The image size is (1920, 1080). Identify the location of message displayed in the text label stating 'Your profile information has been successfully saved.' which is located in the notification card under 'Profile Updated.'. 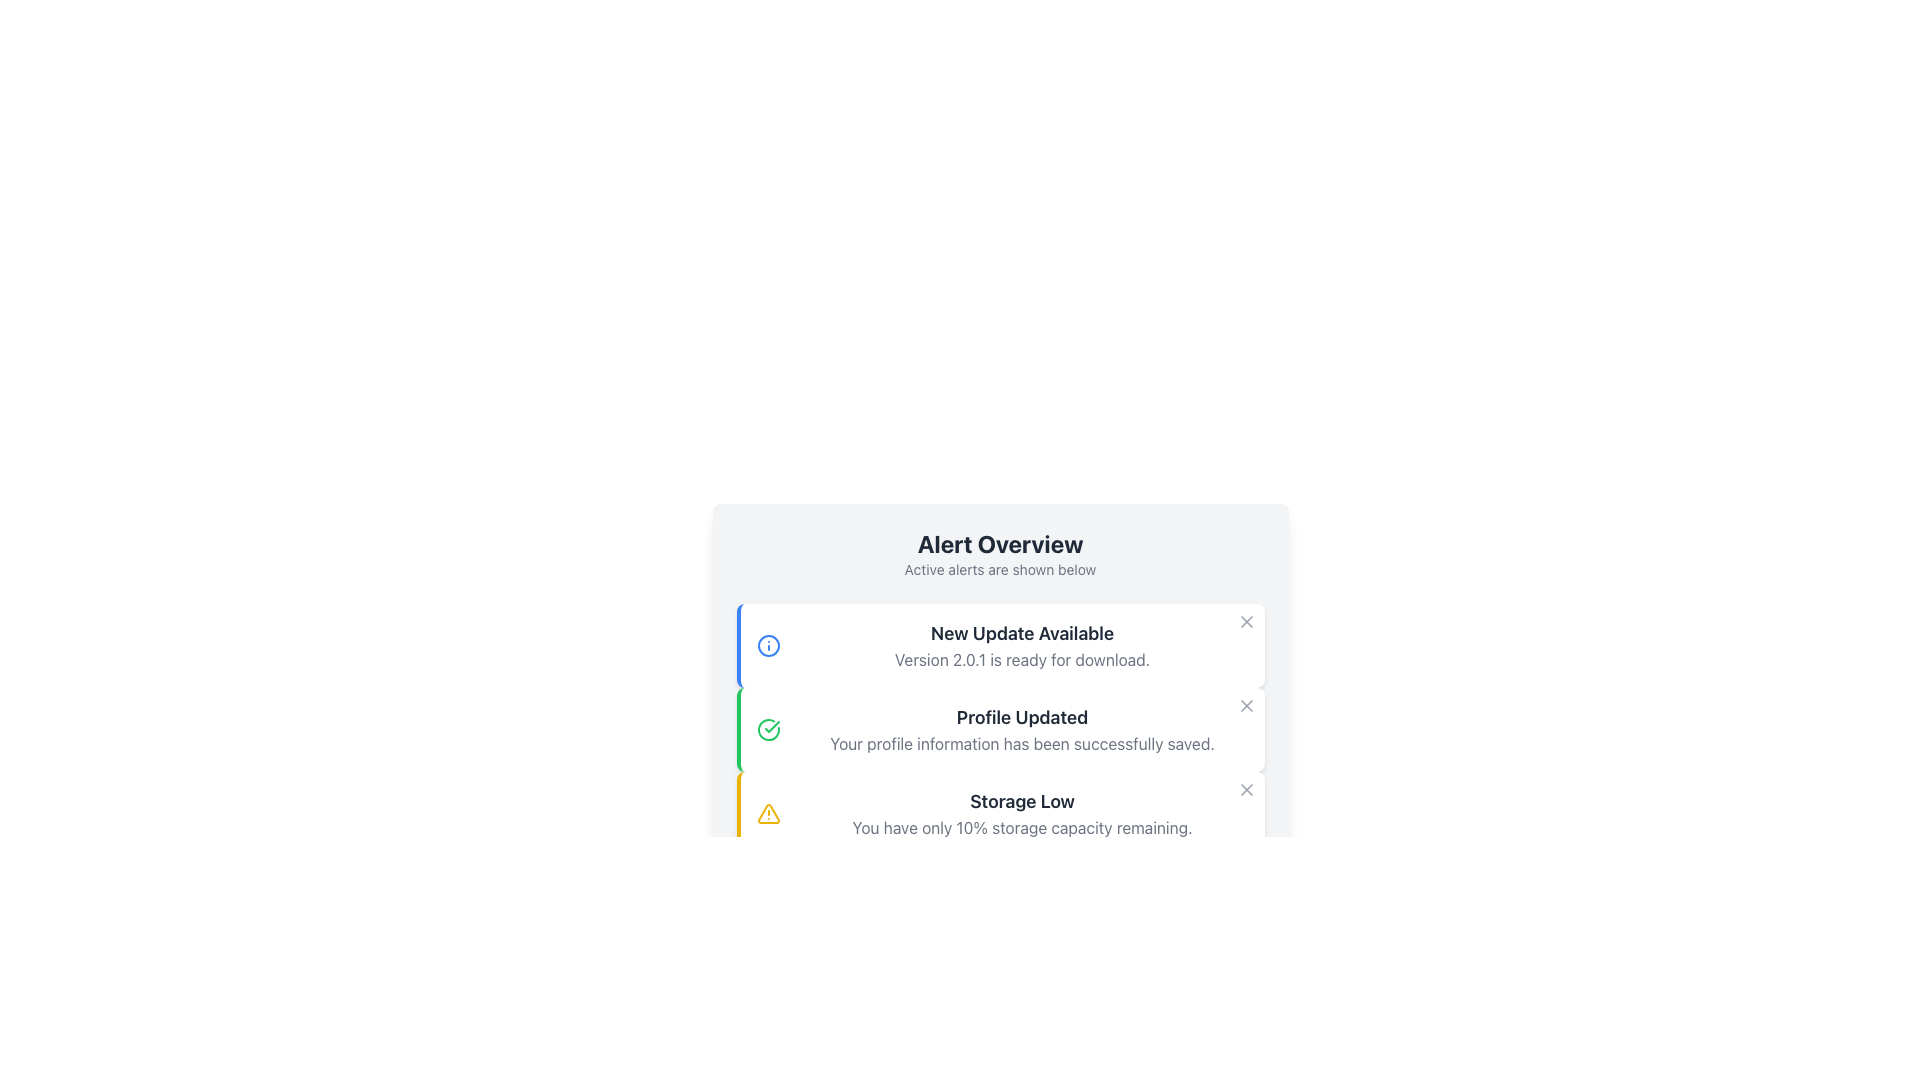
(1022, 744).